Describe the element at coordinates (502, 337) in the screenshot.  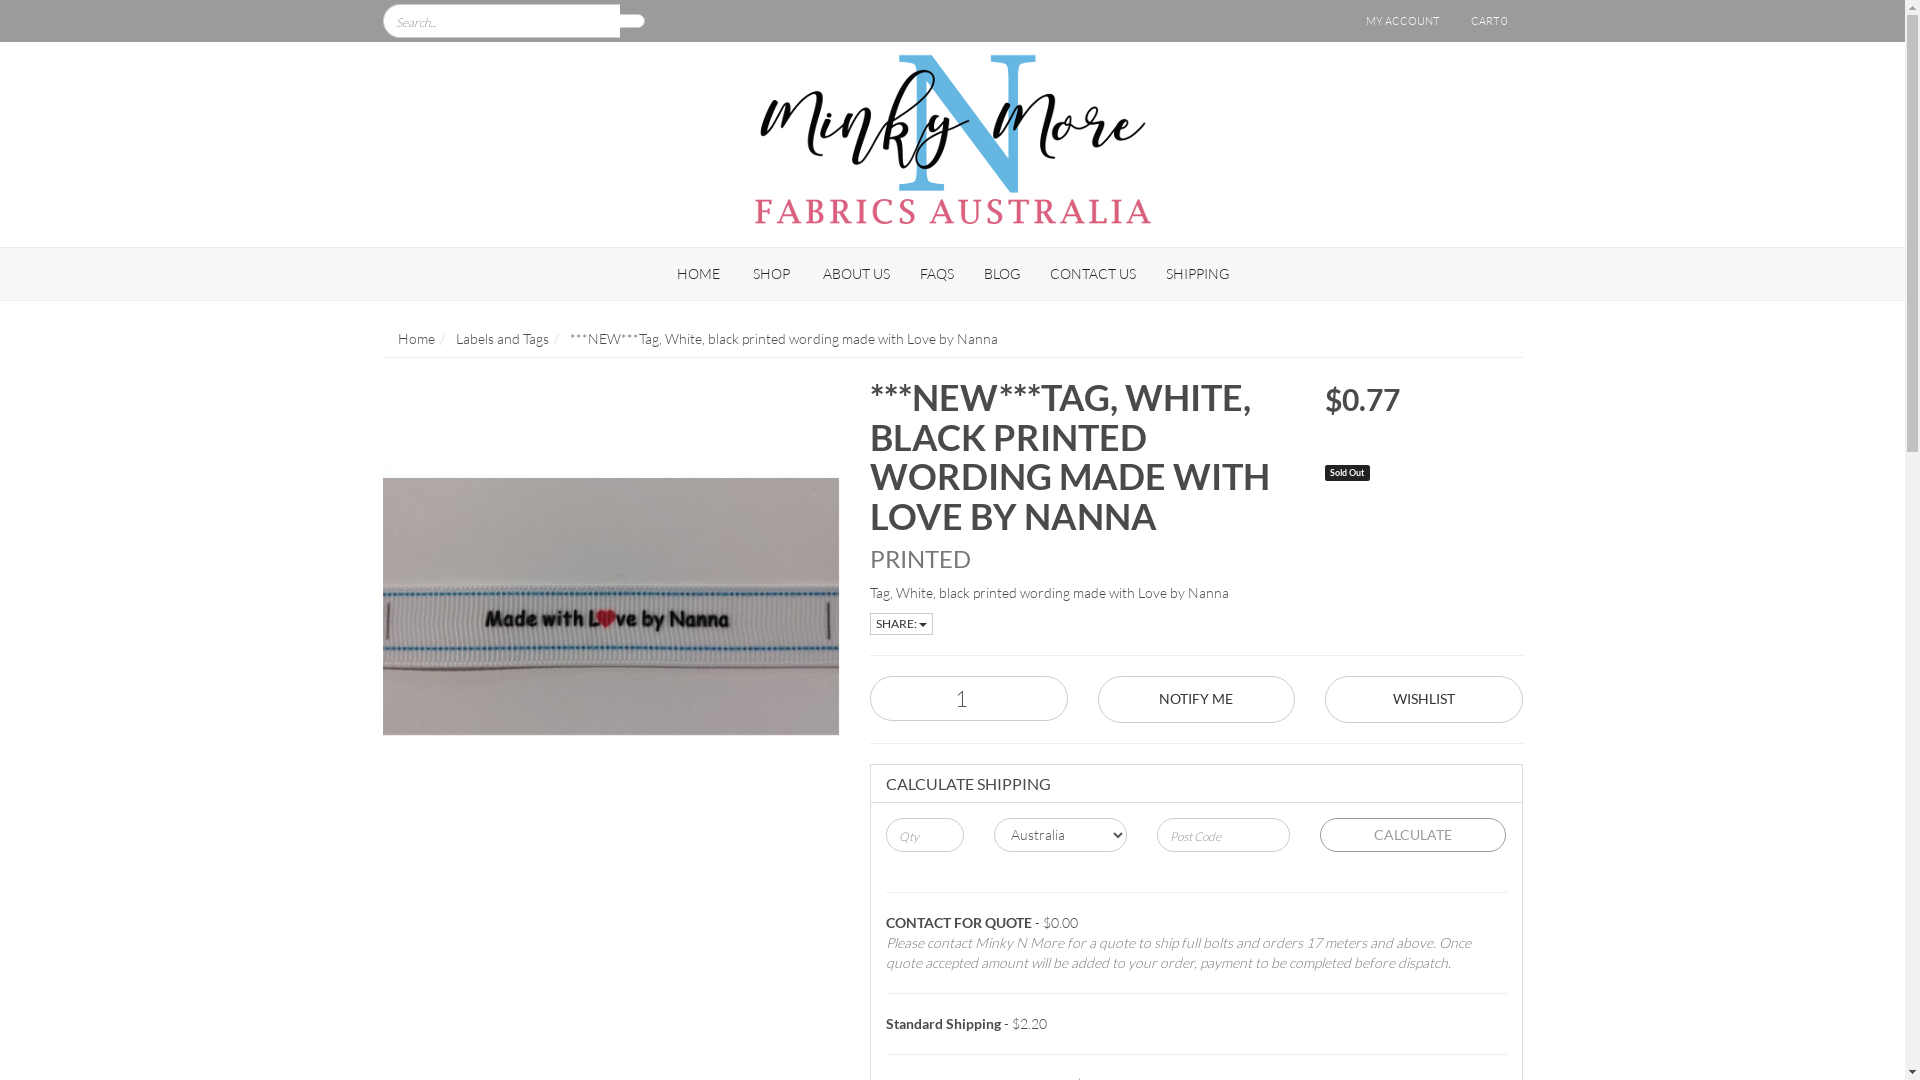
I see `'Labels and Tags'` at that location.